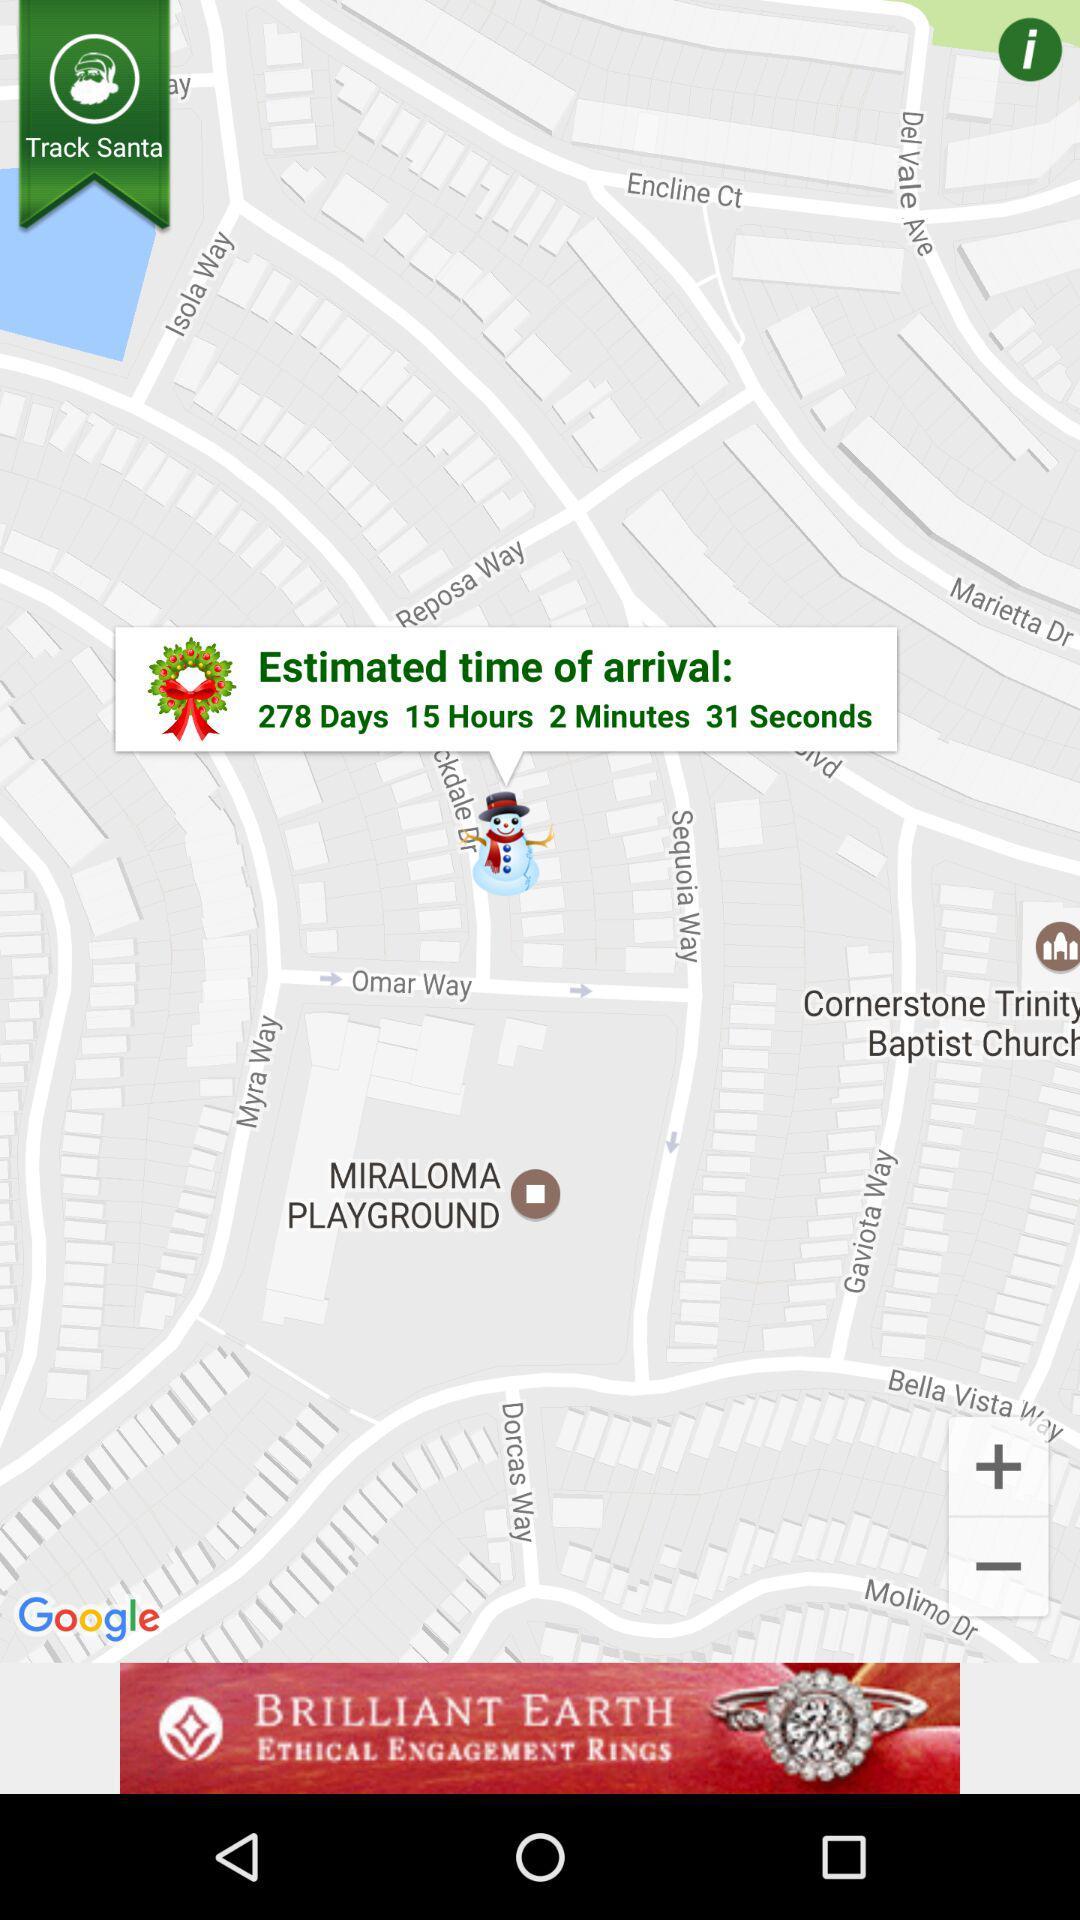  Describe the element at coordinates (540, 1727) in the screenshot. I see `advertisement page` at that location.